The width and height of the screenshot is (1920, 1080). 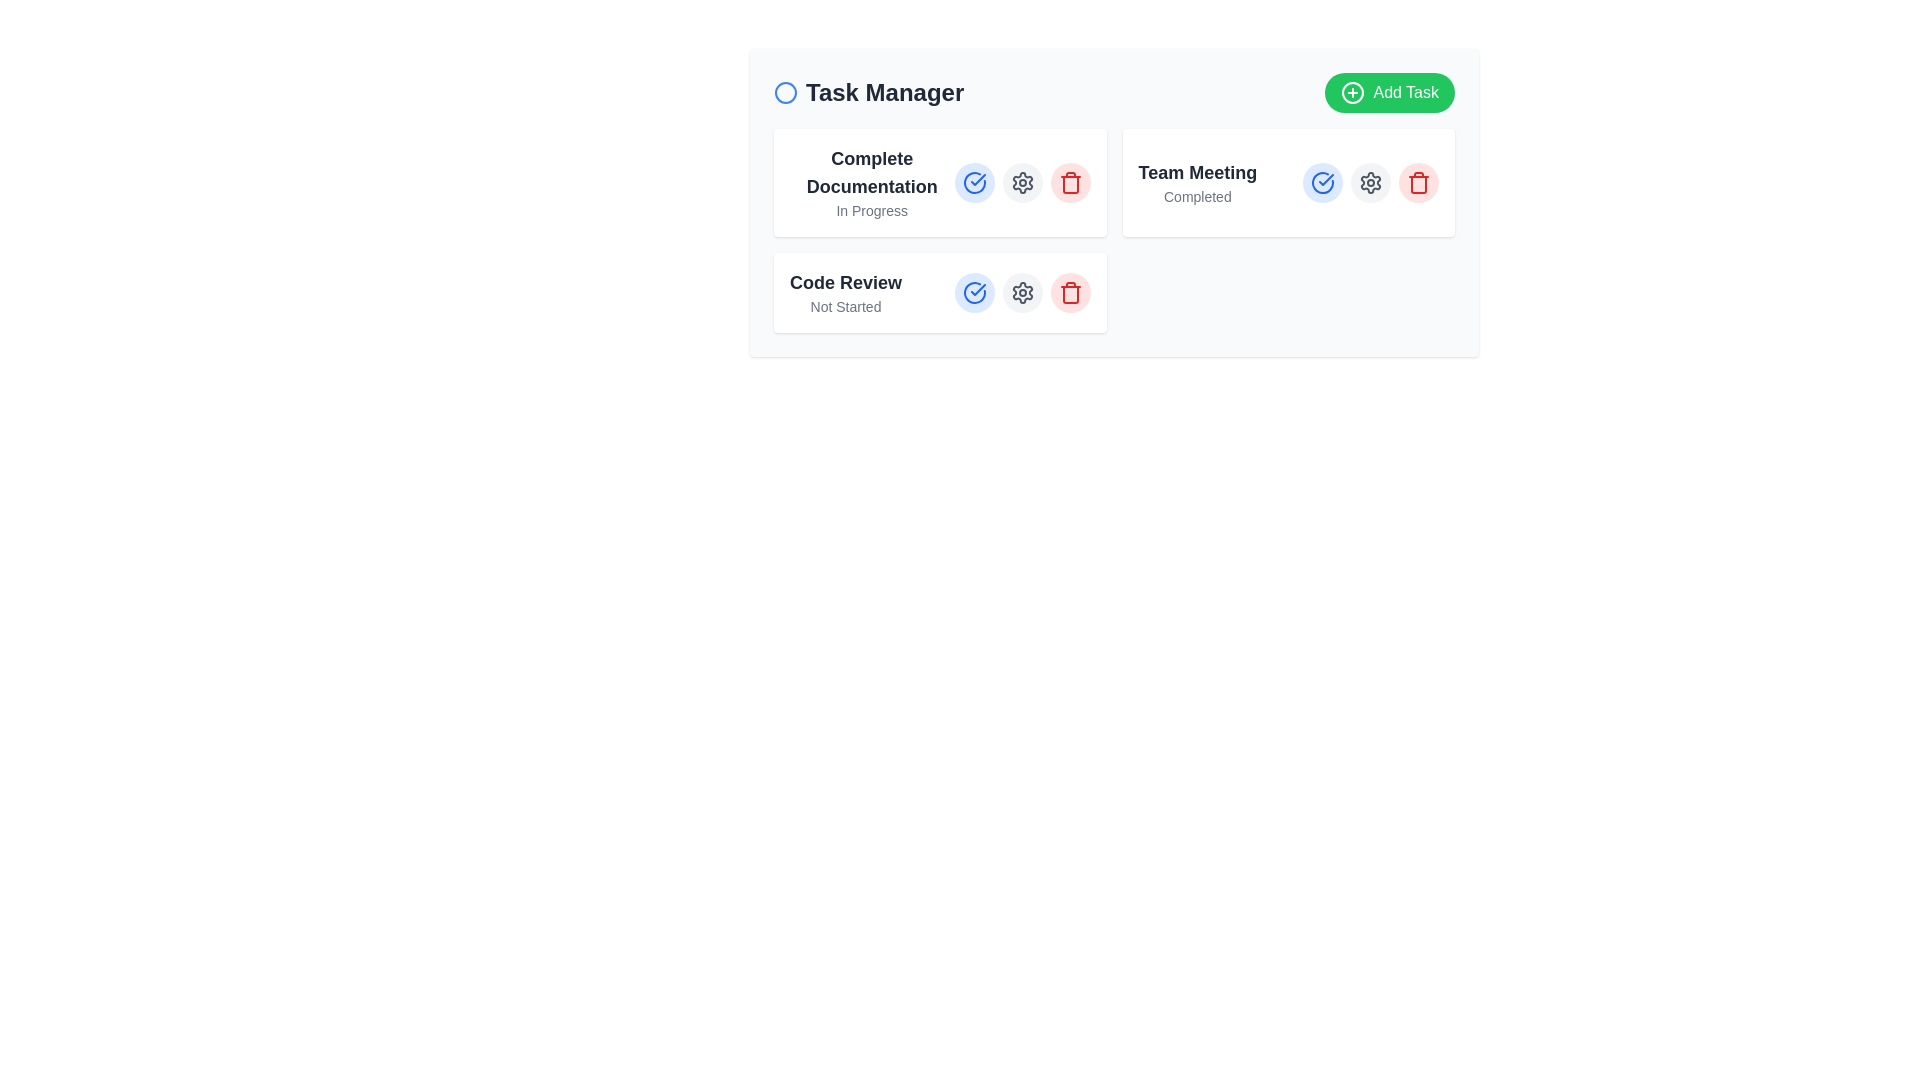 I want to click on the circular icon with a white plus symbol located in the green 'Add Task' button in the upper-right region of the layout, so click(x=1353, y=92).